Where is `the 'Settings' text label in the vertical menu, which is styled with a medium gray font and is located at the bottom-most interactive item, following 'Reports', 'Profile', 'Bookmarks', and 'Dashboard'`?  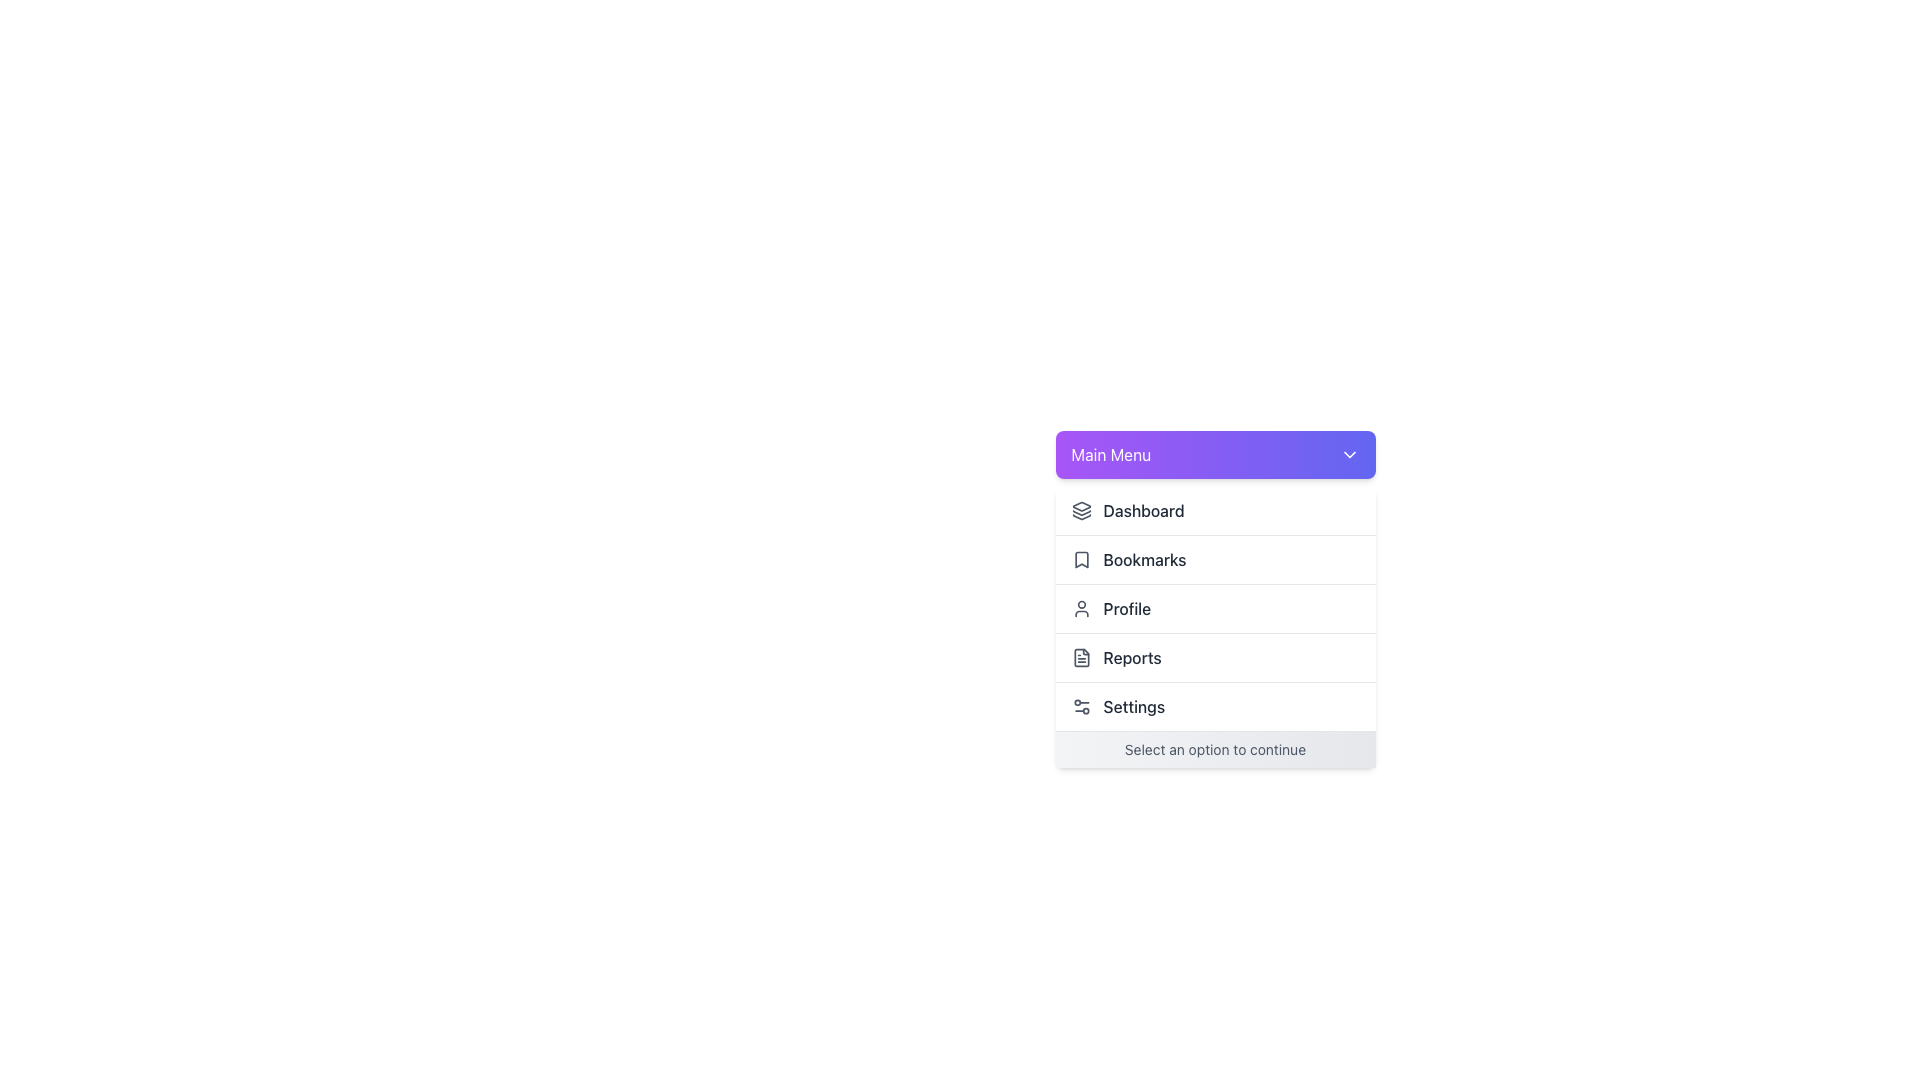
the 'Settings' text label in the vertical menu, which is styled with a medium gray font and is located at the bottom-most interactive item, following 'Reports', 'Profile', 'Bookmarks', and 'Dashboard' is located at coordinates (1134, 705).